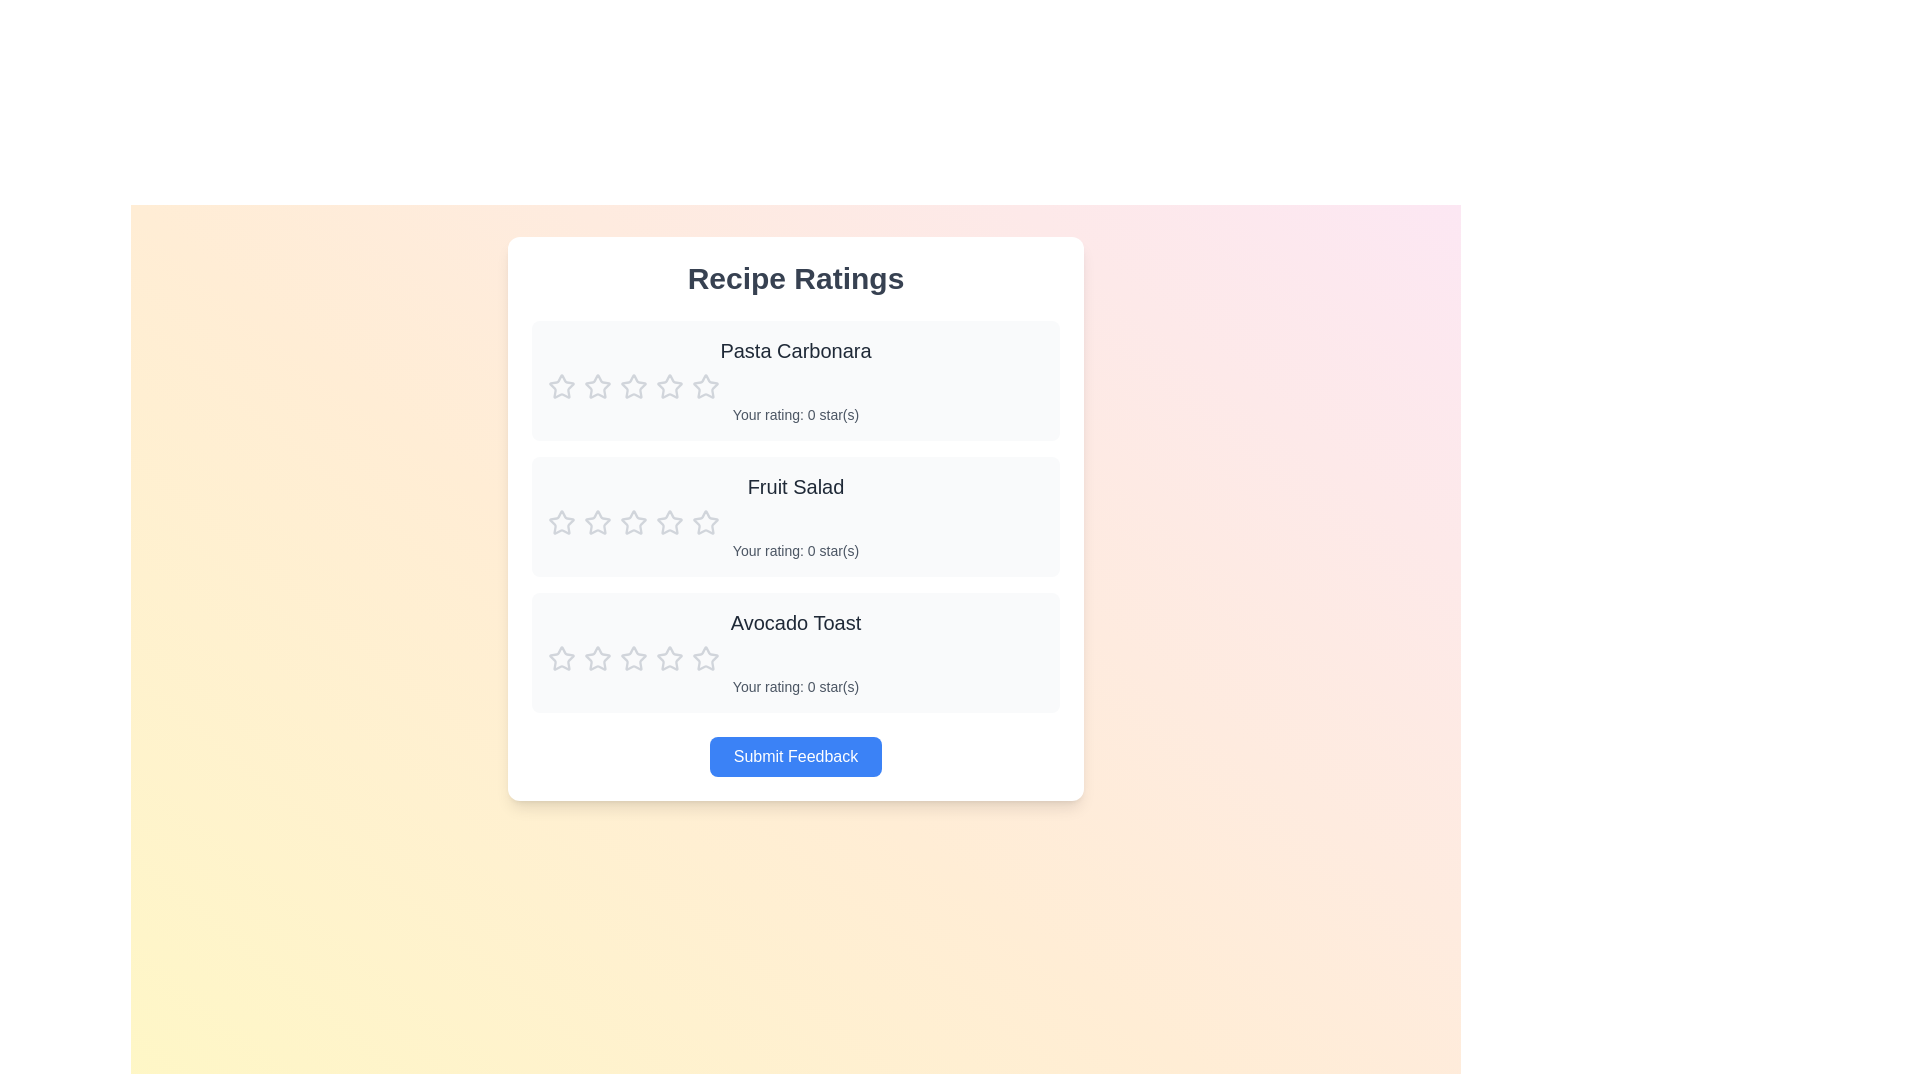 The height and width of the screenshot is (1080, 1920). Describe the element at coordinates (560, 522) in the screenshot. I see `the first star icon in the rating component under the section titled 'Fruit Salad'` at that location.